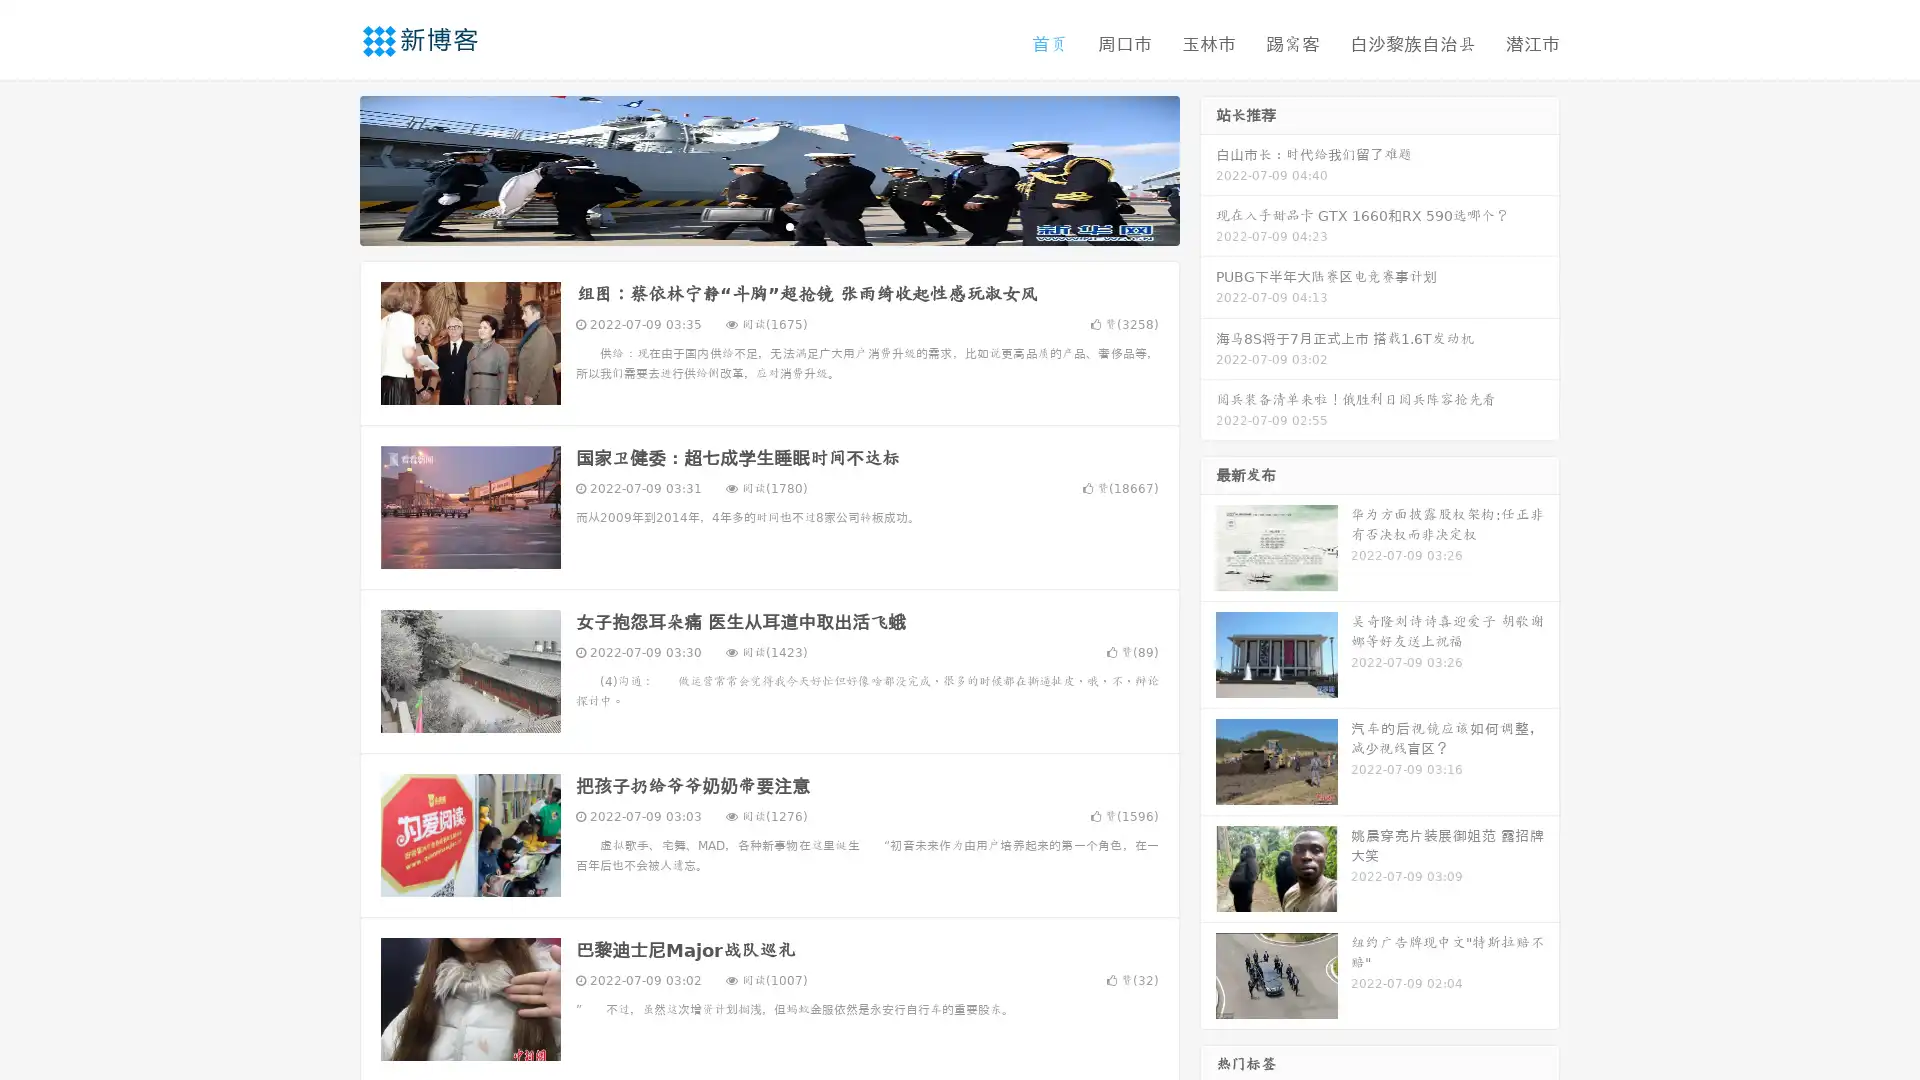 The height and width of the screenshot is (1080, 1920). I want to click on Next slide, so click(1208, 168).